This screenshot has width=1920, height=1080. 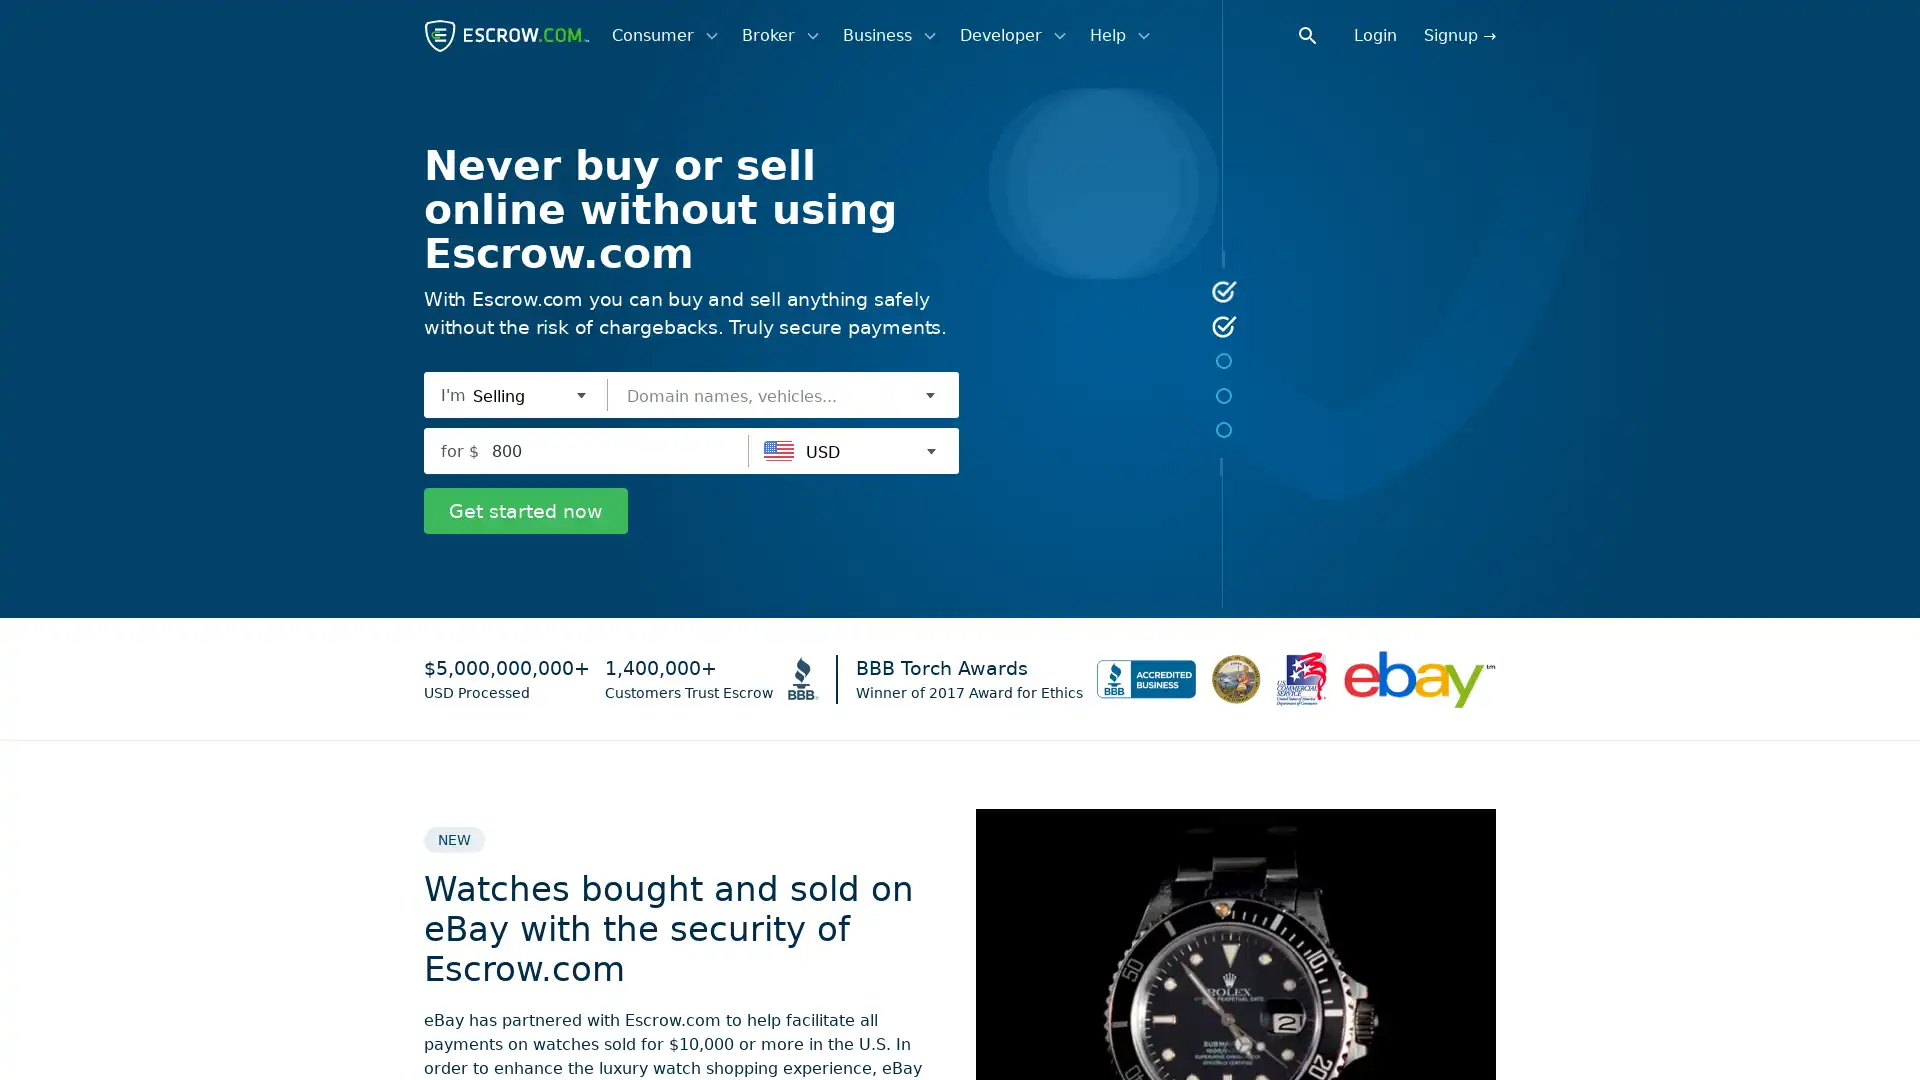 I want to click on Get started now, so click(x=526, y=509).